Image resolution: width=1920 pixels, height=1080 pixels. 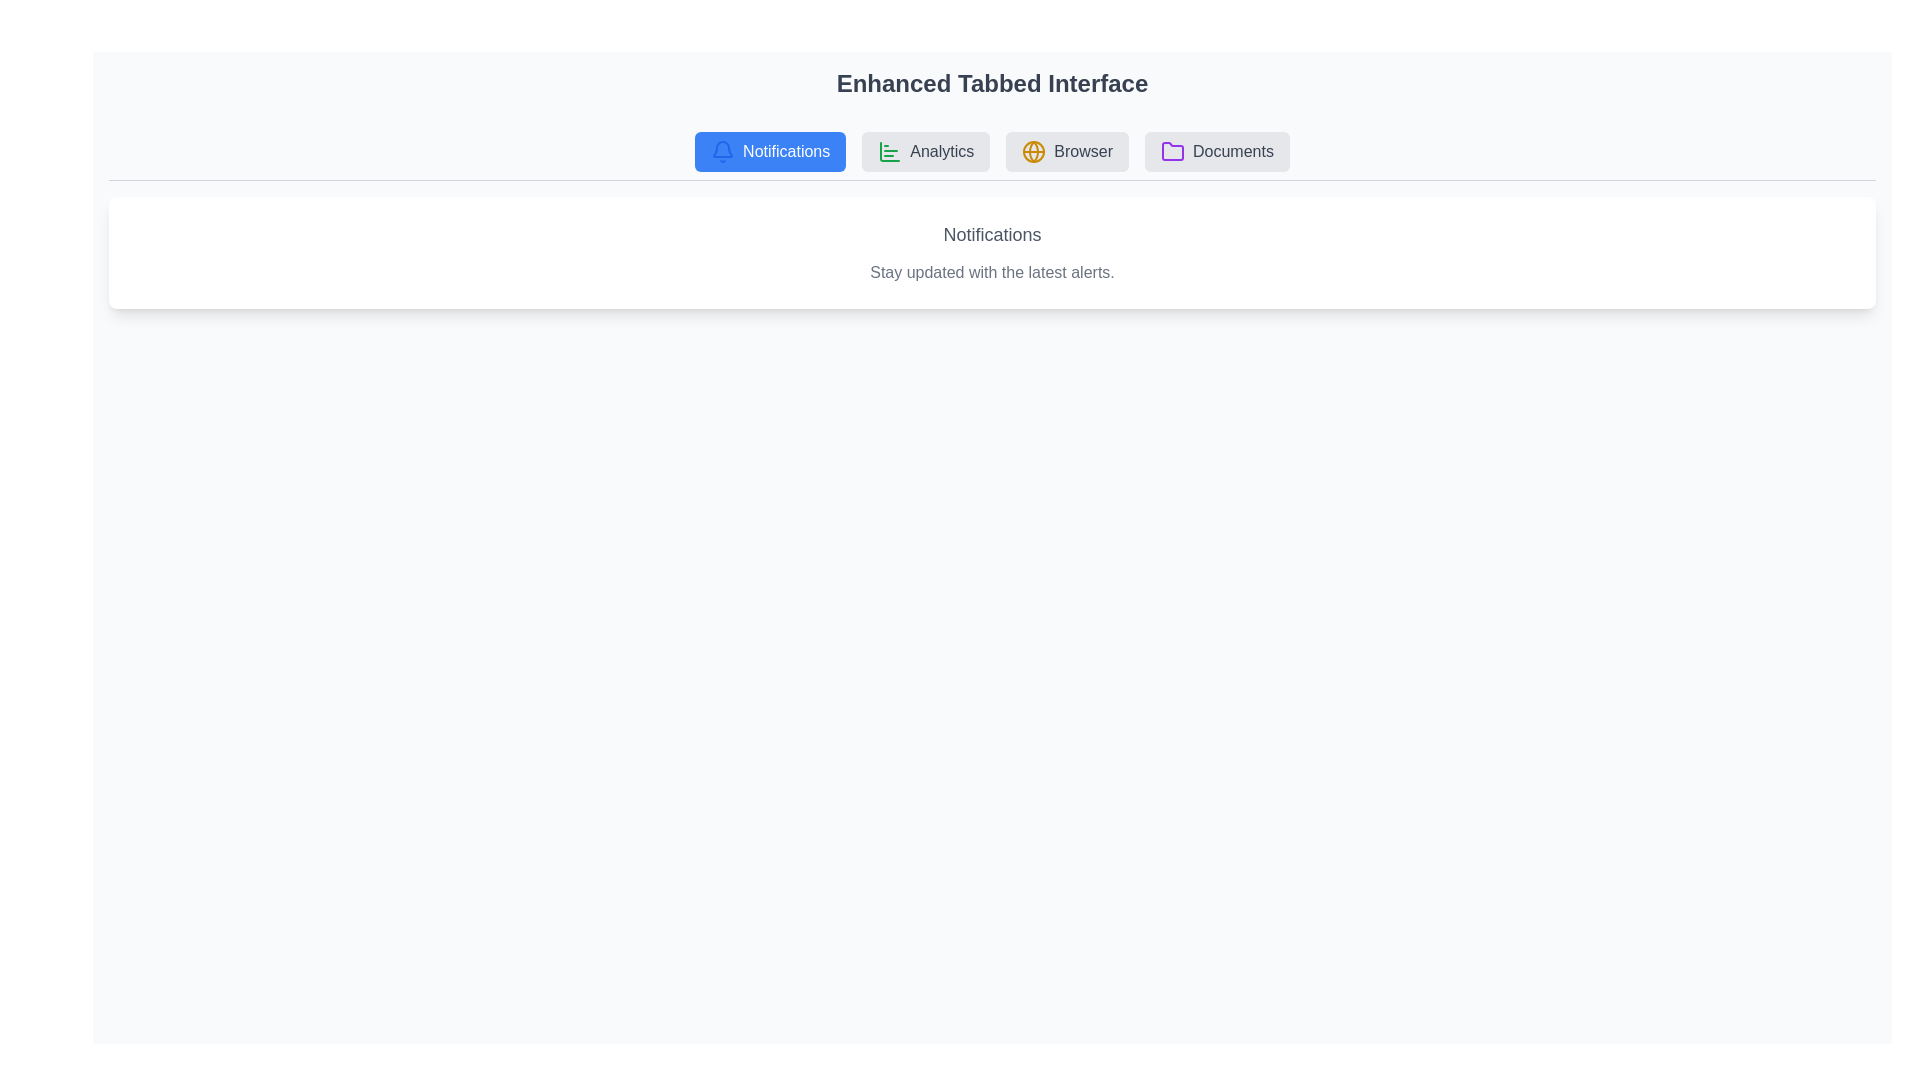 What do you see at coordinates (1066, 150) in the screenshot?
I see `the tab labeled Browser to observe its hover effect` at bounding box center [1066, 150].